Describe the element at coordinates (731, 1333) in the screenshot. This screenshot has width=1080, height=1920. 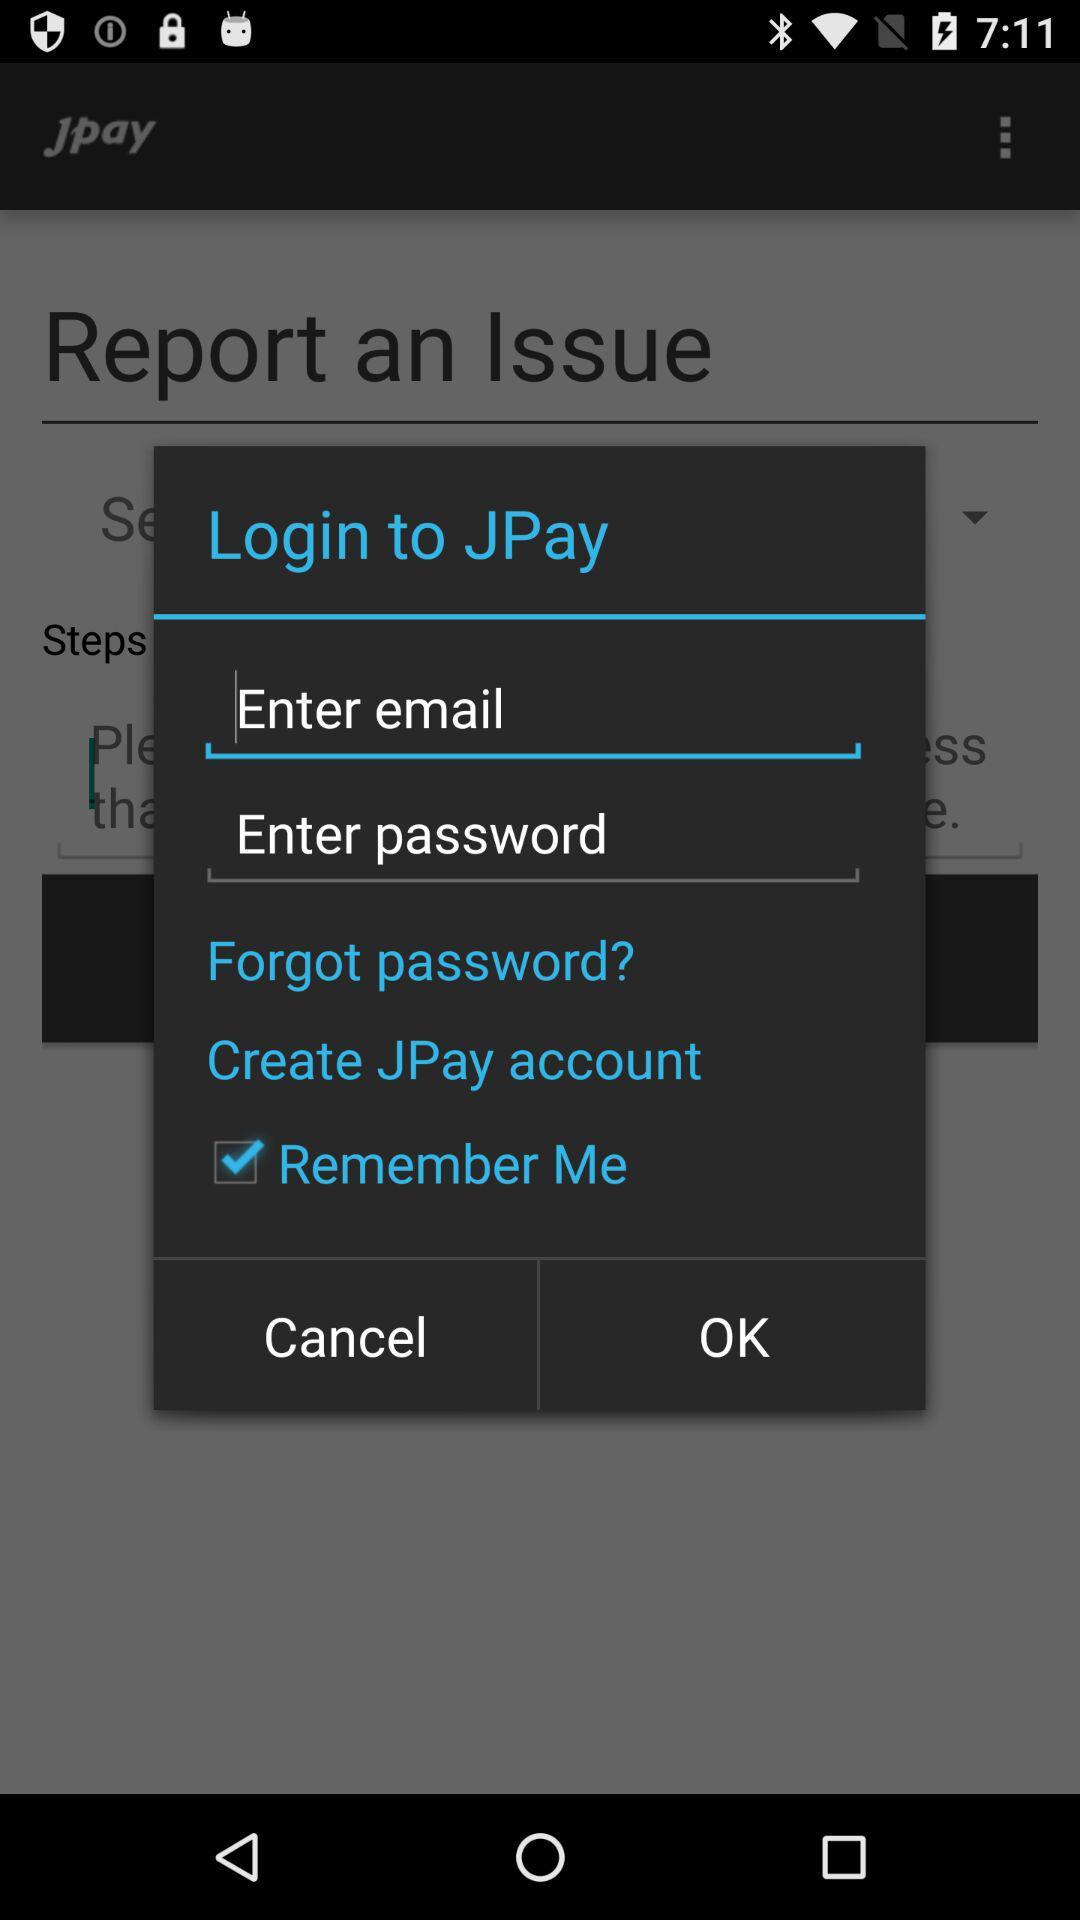
I see `ok item` at that location.